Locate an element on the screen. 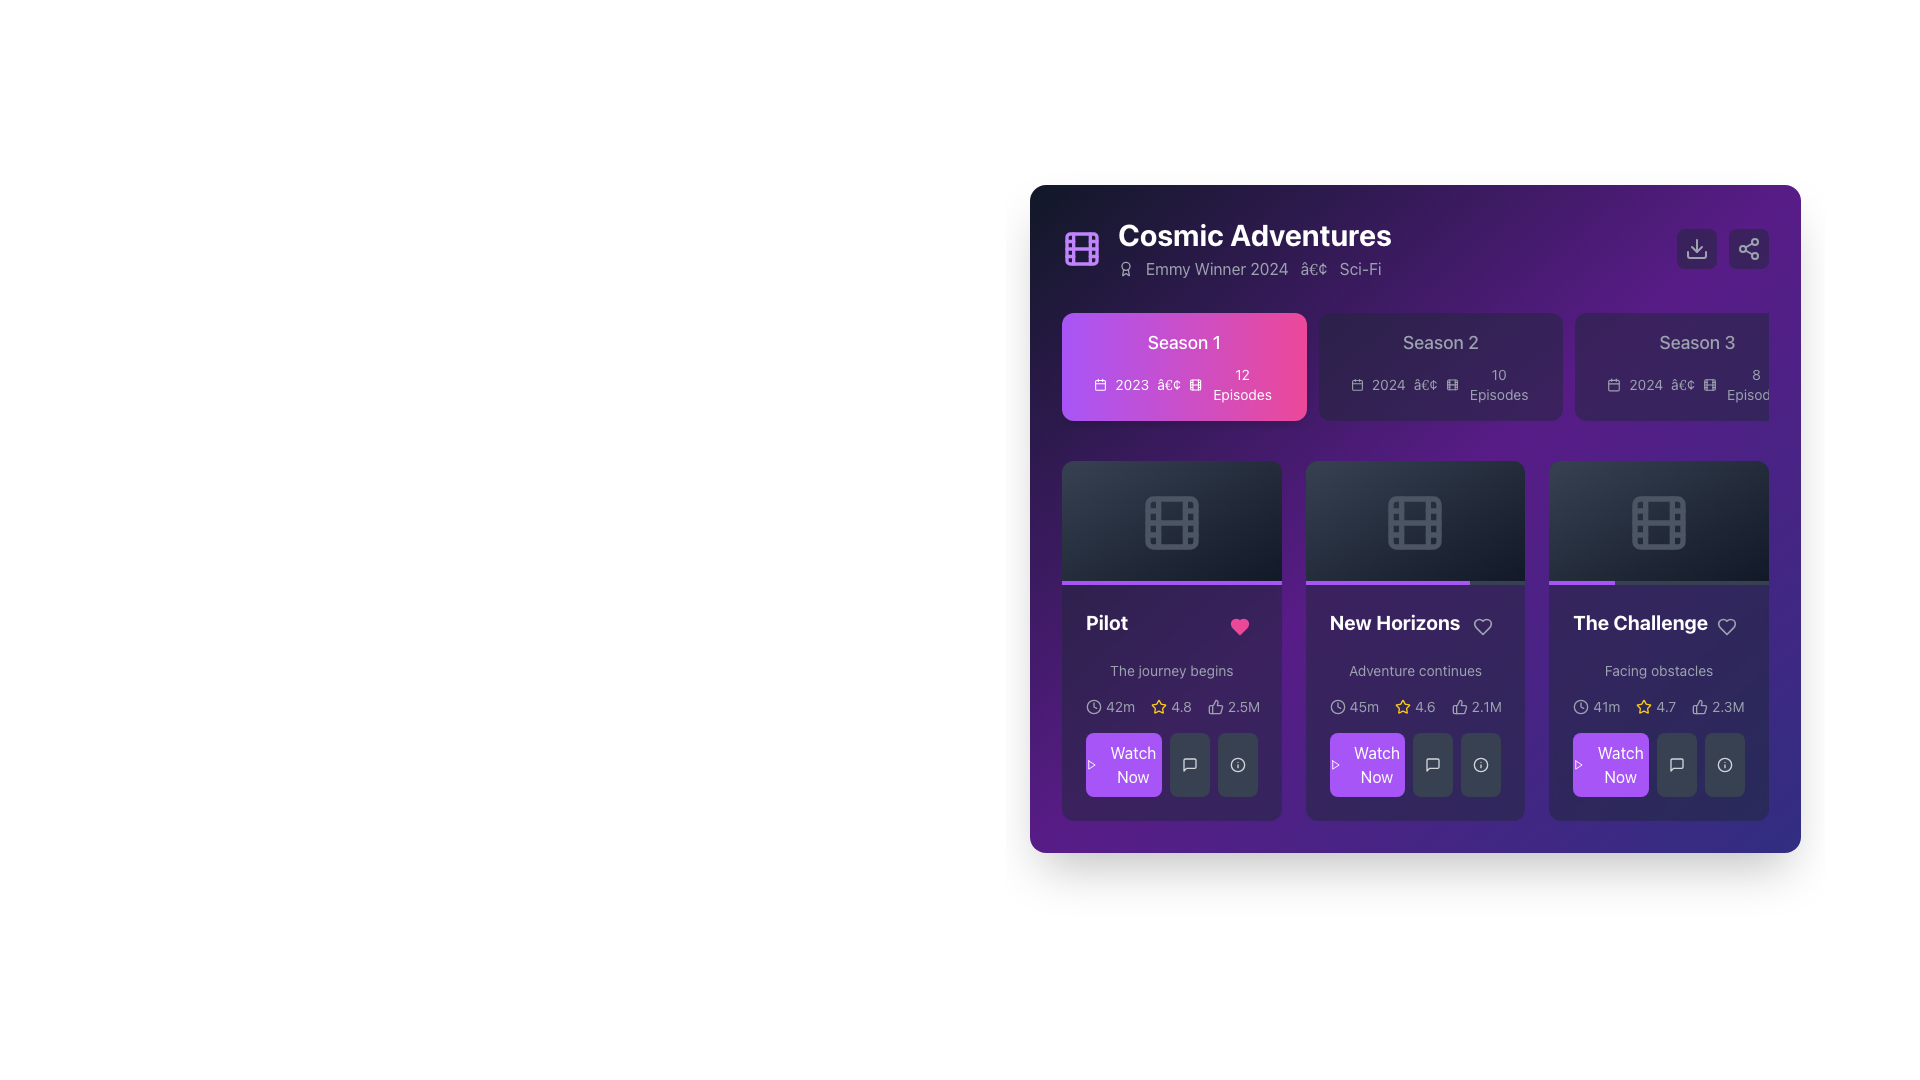 Image resolution: width=1920 pixels, height=1080 pixels. the timestamp text label located in the 'Season 2' section, to the left of the bullet point and beneath the calendar icon is located at coordinates (1387, 385).